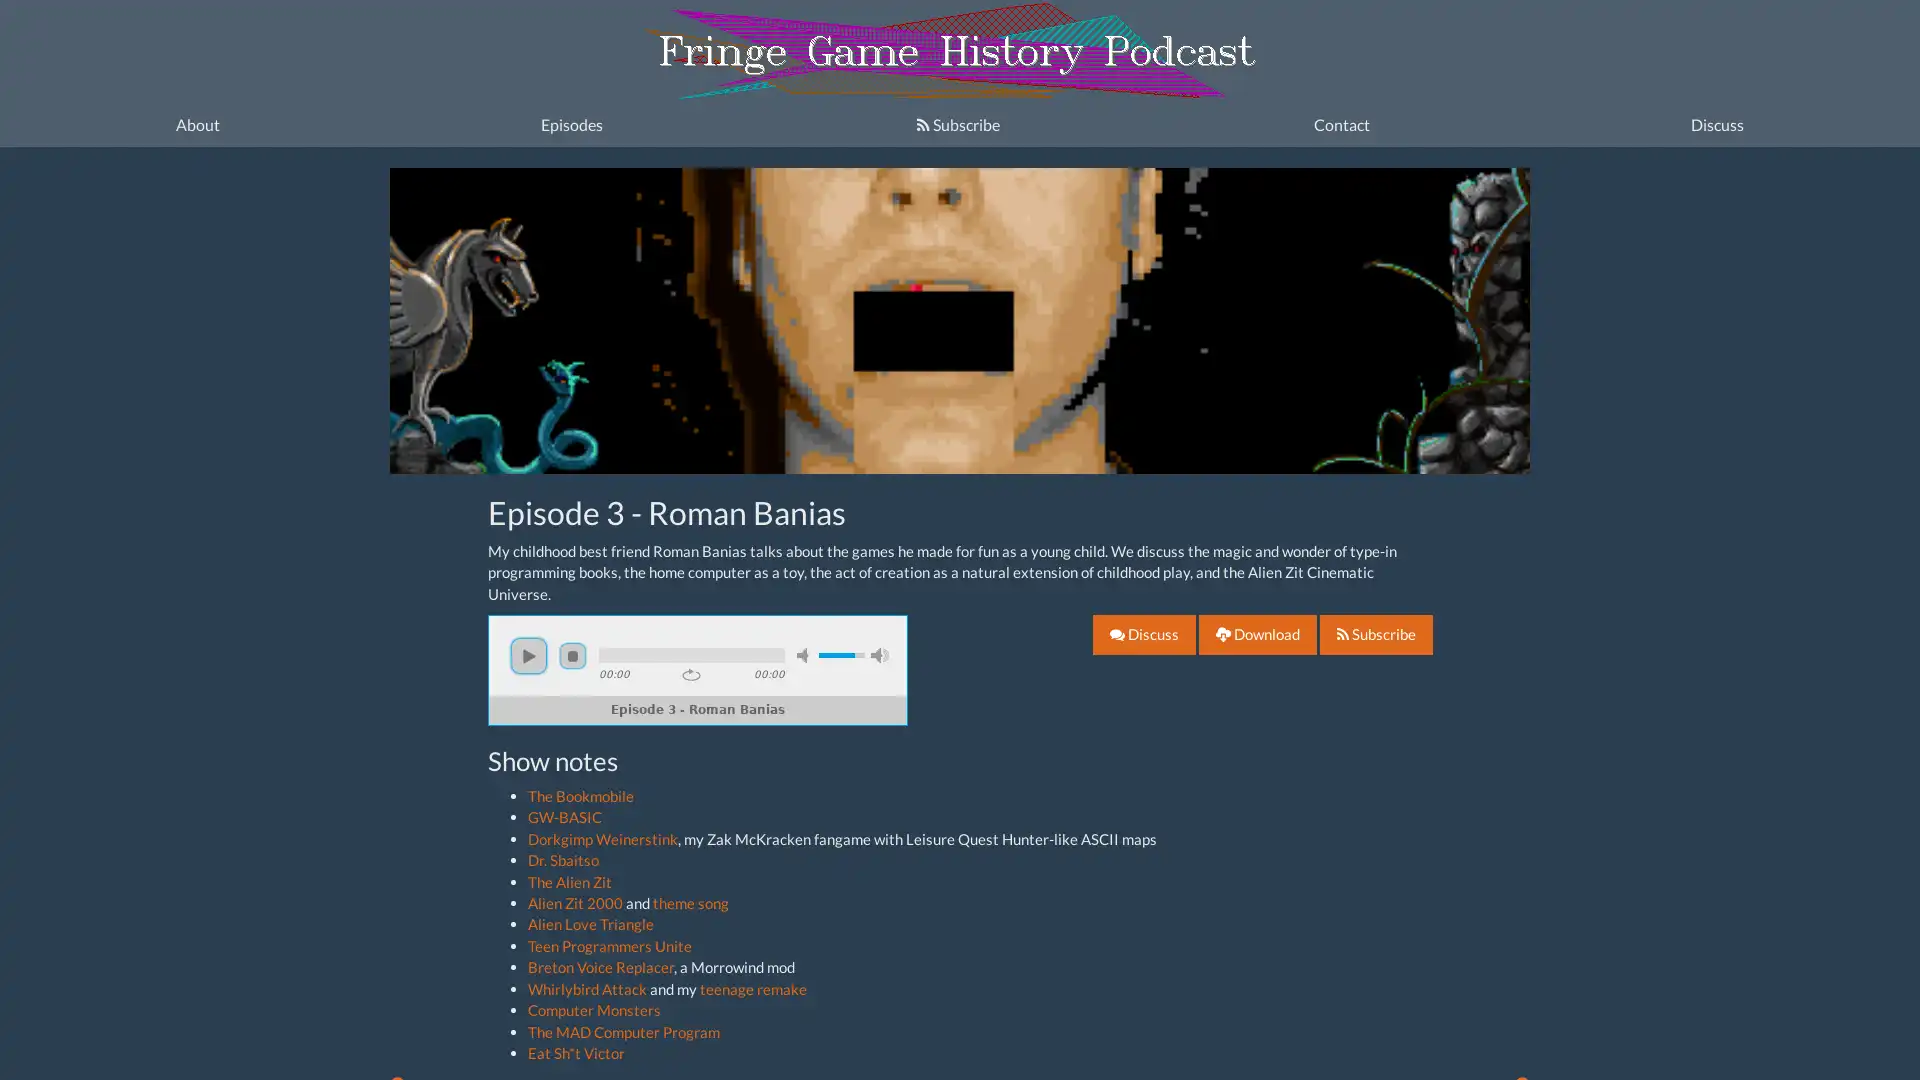 The image size is (1920, 1080). I want to click on repeat, so click(691, 675).